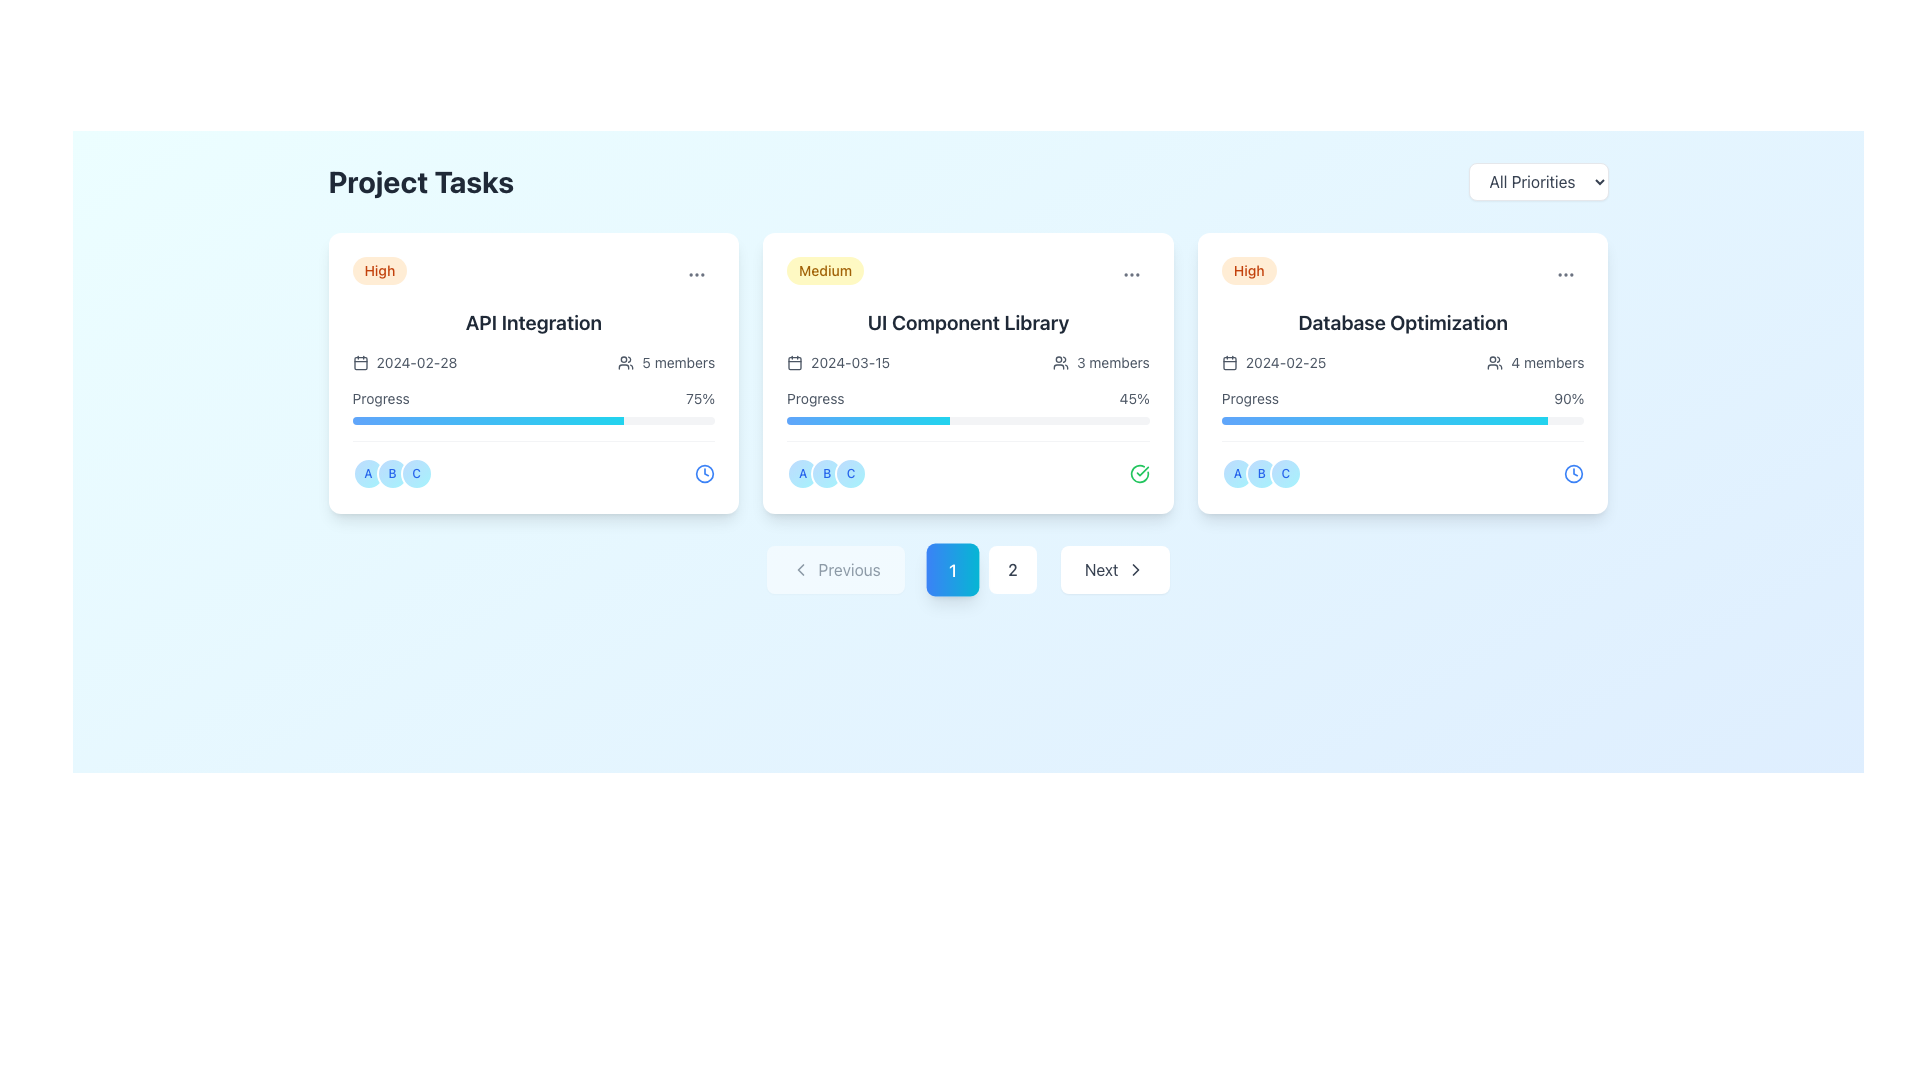 The height and width of the screenshot is (1080, 1920). I want to click on the displayed date '2024-03-15' in the Label with a calendar icon, located in the second task card titled 'UI Component Library', so click(838, 362).